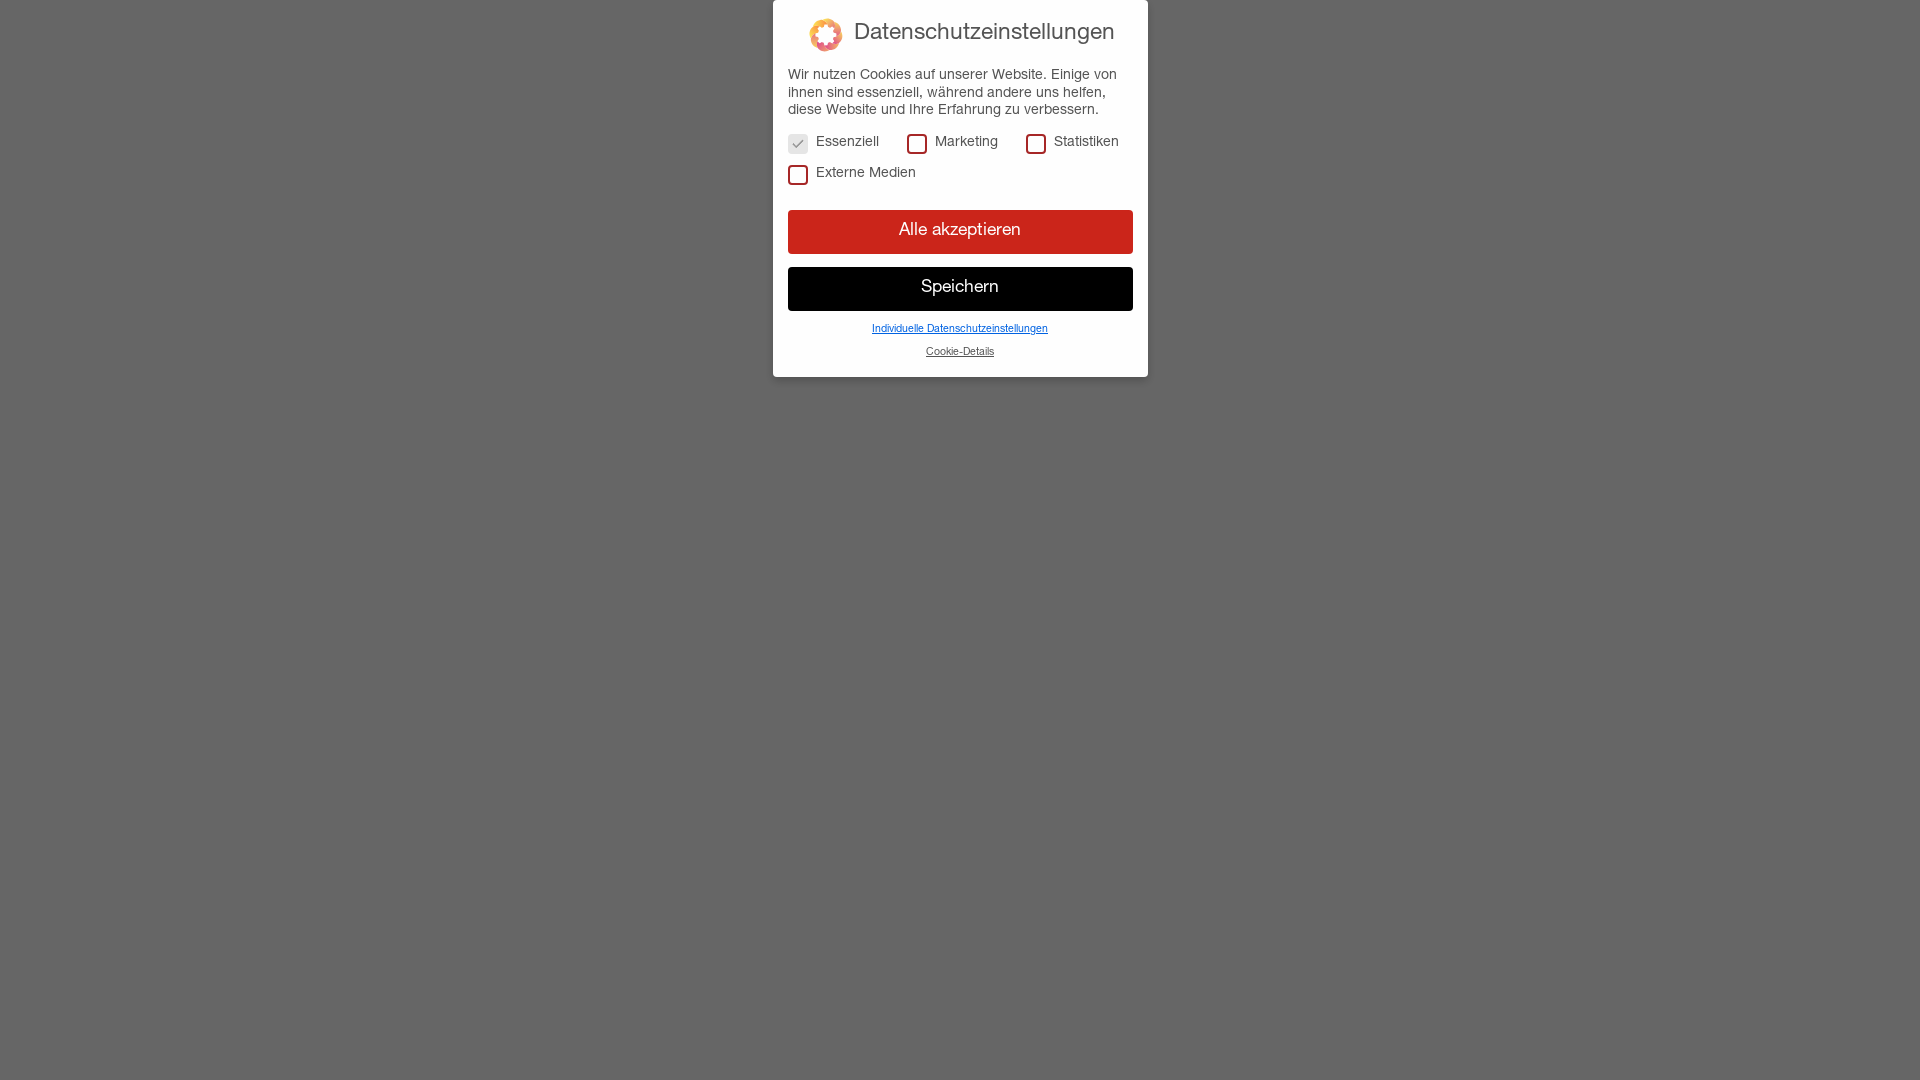 The width and height of the screenshot is (1920, 1080). Describe the element at coordinates (960, 289) in the screenshot. I see `'Speichern'` at that location.